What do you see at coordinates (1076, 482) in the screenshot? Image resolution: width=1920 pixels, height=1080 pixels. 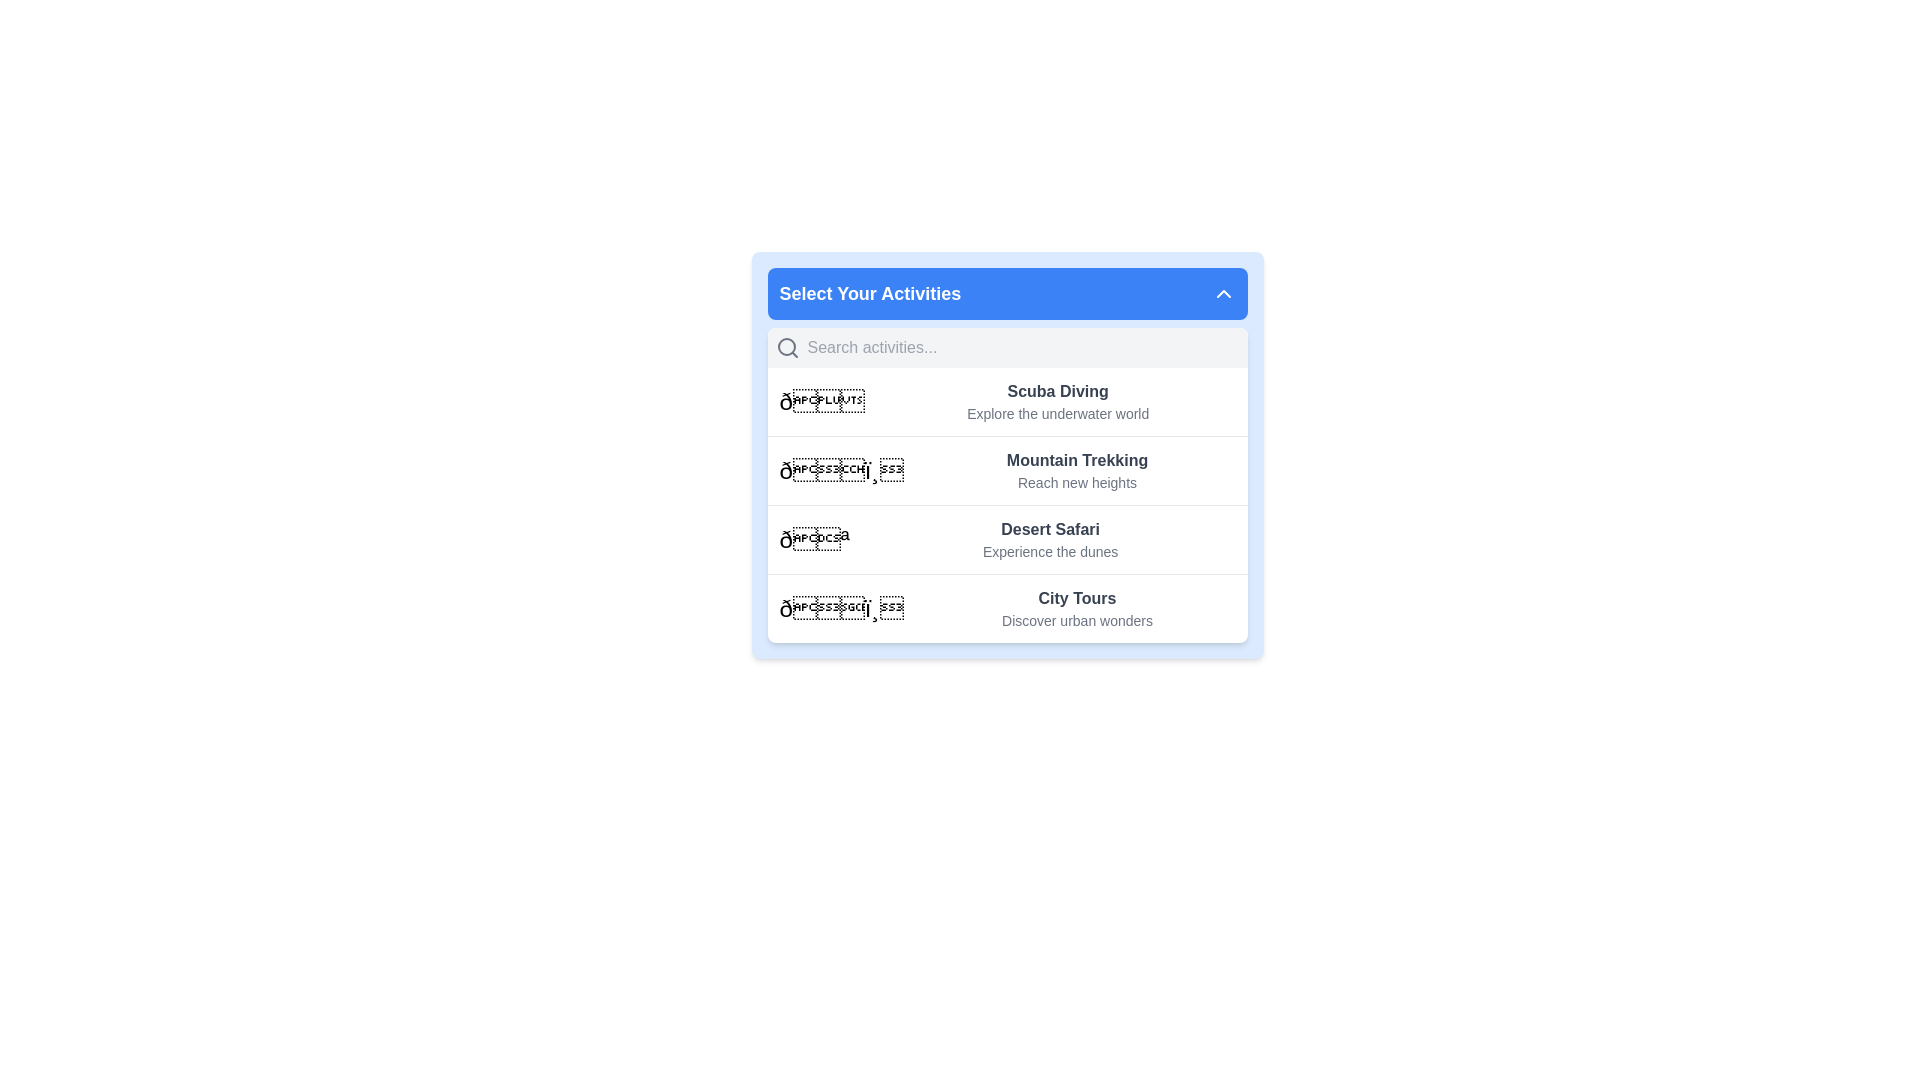 I see `text label that says 'Reach new heights', which is styled in gray and located below the heading 'Mountain Trekking' in the second item of the list under 'Select Your Activities'` at bounding box center [1076, 482].